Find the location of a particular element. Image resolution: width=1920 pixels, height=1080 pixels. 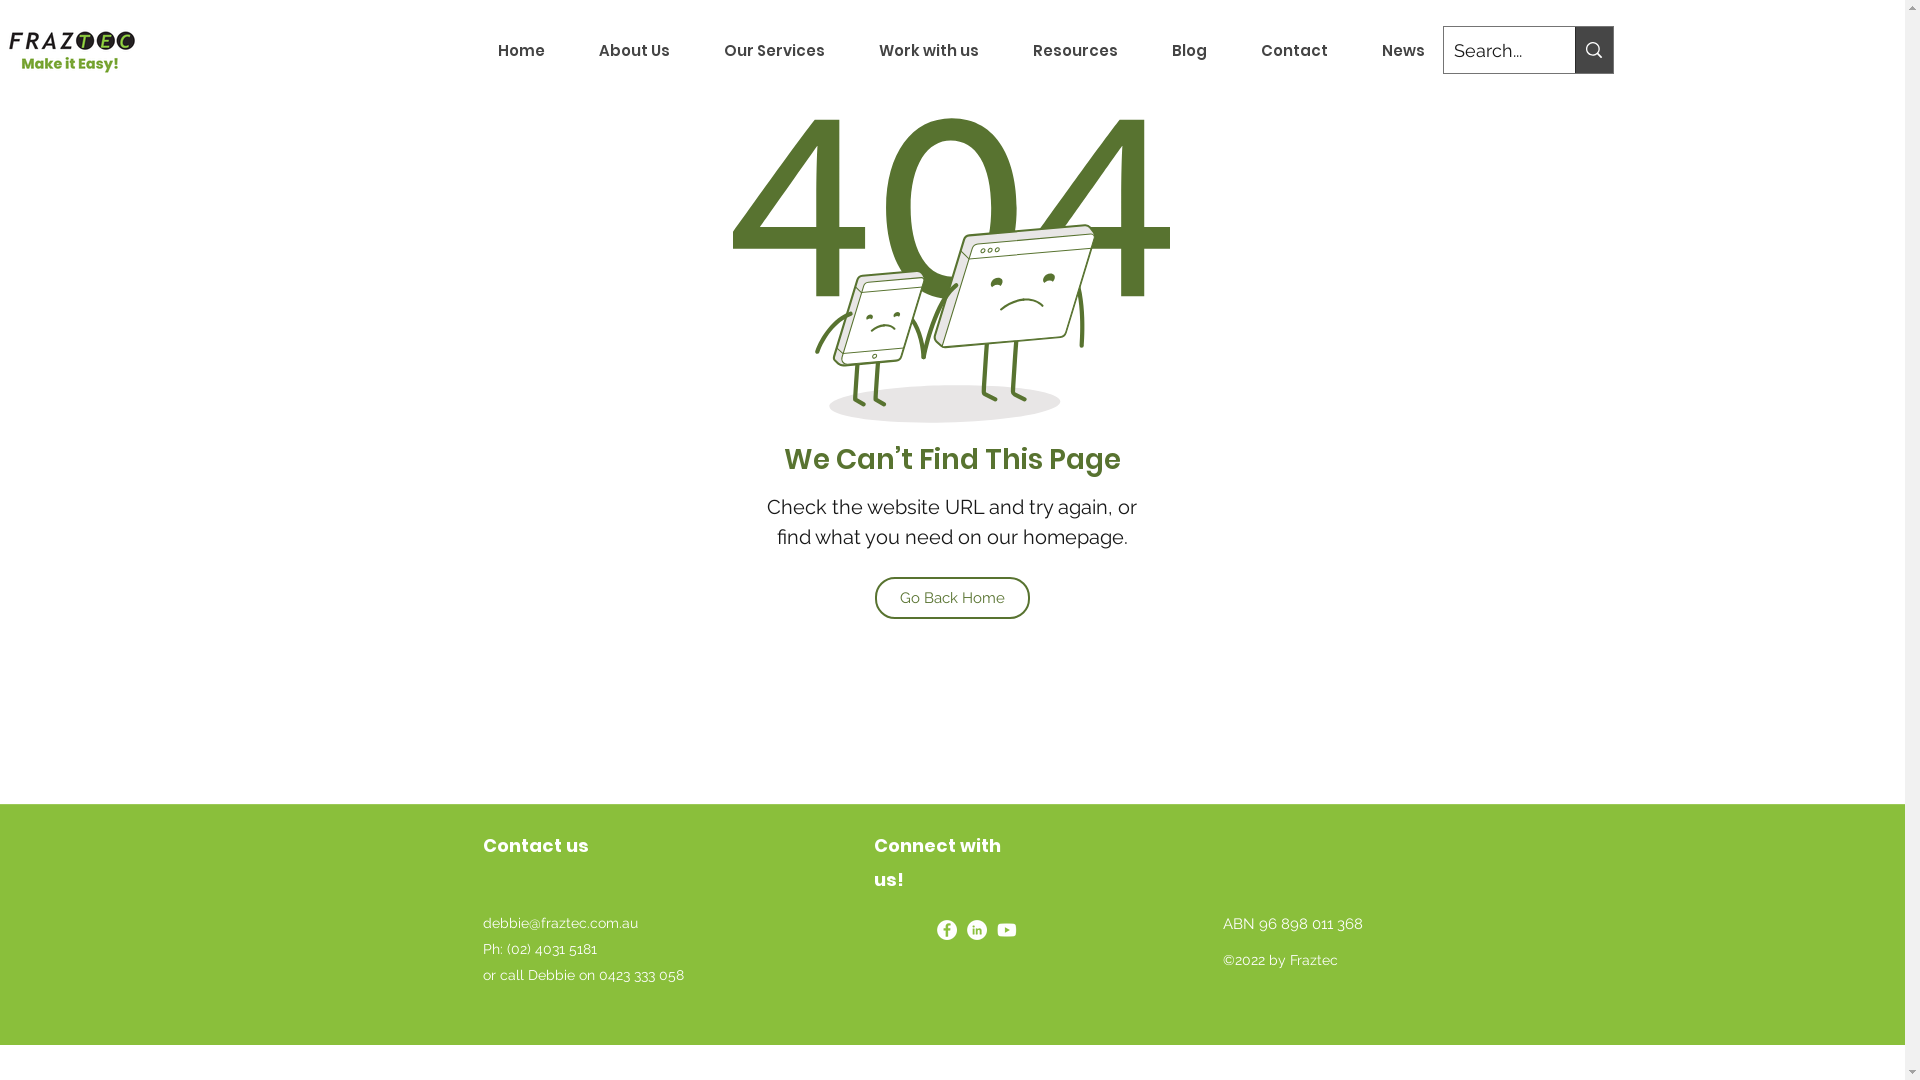

'Resources' is located at coordinates (1074, 49).